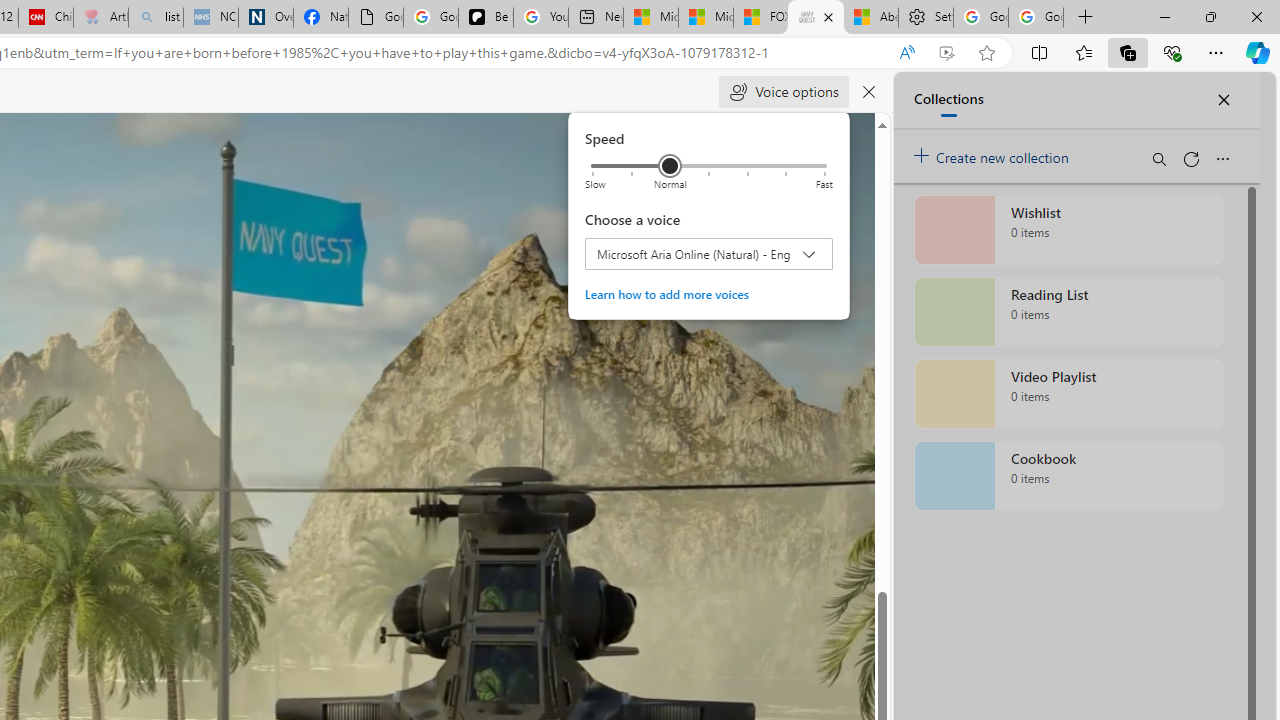  Describe the element at coordinates (871, 17) in the screenshot. I see `'Aberdeen, Hong Kong SAR hourly forecast | Microsoft Weather'` at that location.